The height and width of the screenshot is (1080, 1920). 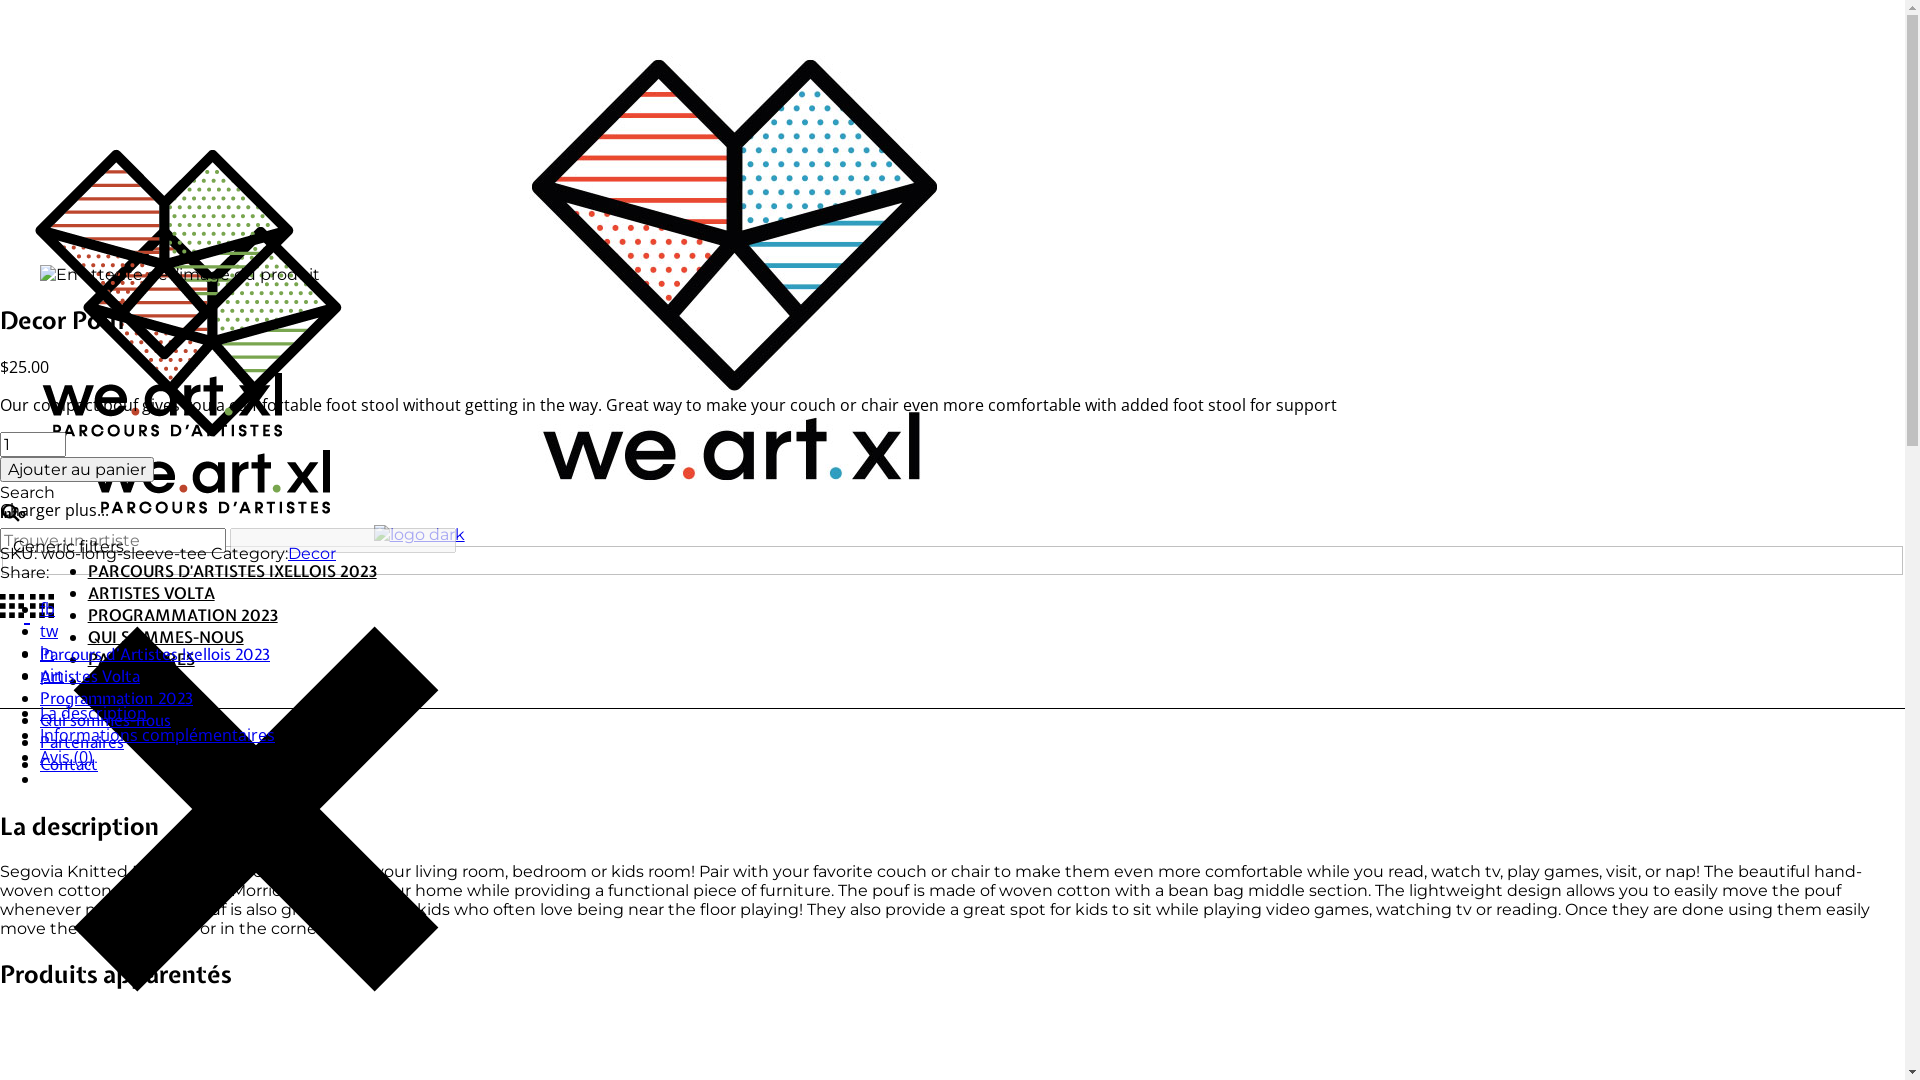 What do you see at coordinates (47, 652) in the screenshot?
I see `'ln'` at bounding box center [47, 652].